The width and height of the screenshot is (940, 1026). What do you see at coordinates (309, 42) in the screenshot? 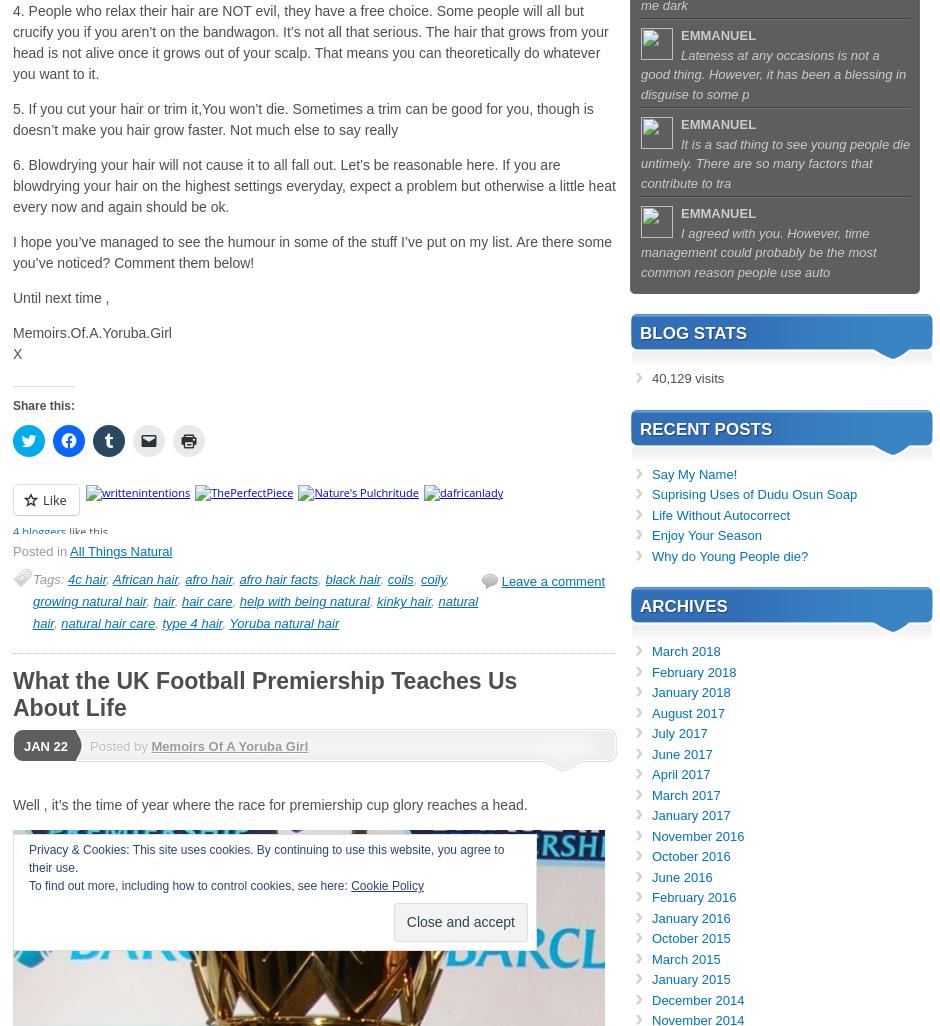
I see `'4. People who relax their hair are NOT evil, they have a free choice. Some people will all but crucify you if you aren’t on the bandwagon. It’s not all that serious. The hair that grows from your head is not alive once it grows out of your scalp. That means you can theoretically do whatever you want to it.'` at bounding box center [309, 42].